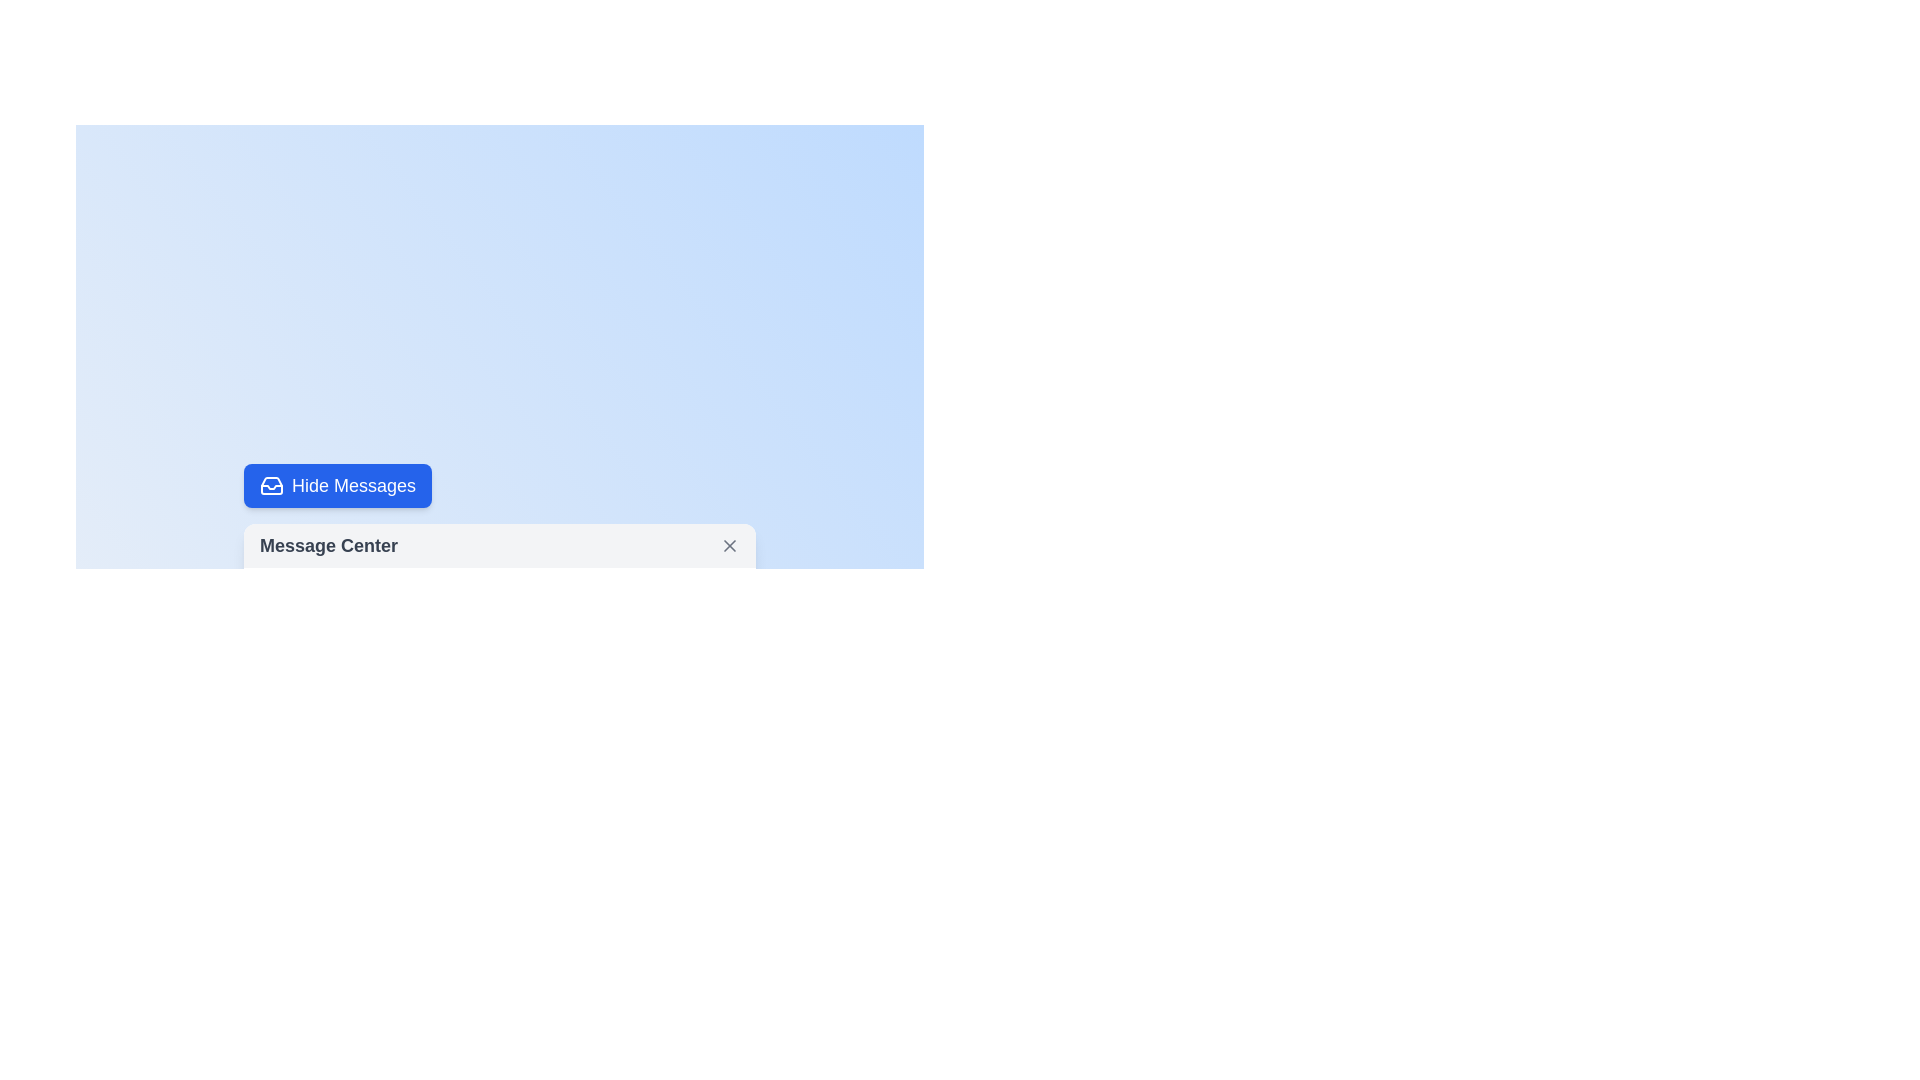  I want to click on the 'Hide Messages' button, which is a rectangular button with a blue background, white text, and an inbox icon, located in the 'Message Center' section, so click(338, 486).